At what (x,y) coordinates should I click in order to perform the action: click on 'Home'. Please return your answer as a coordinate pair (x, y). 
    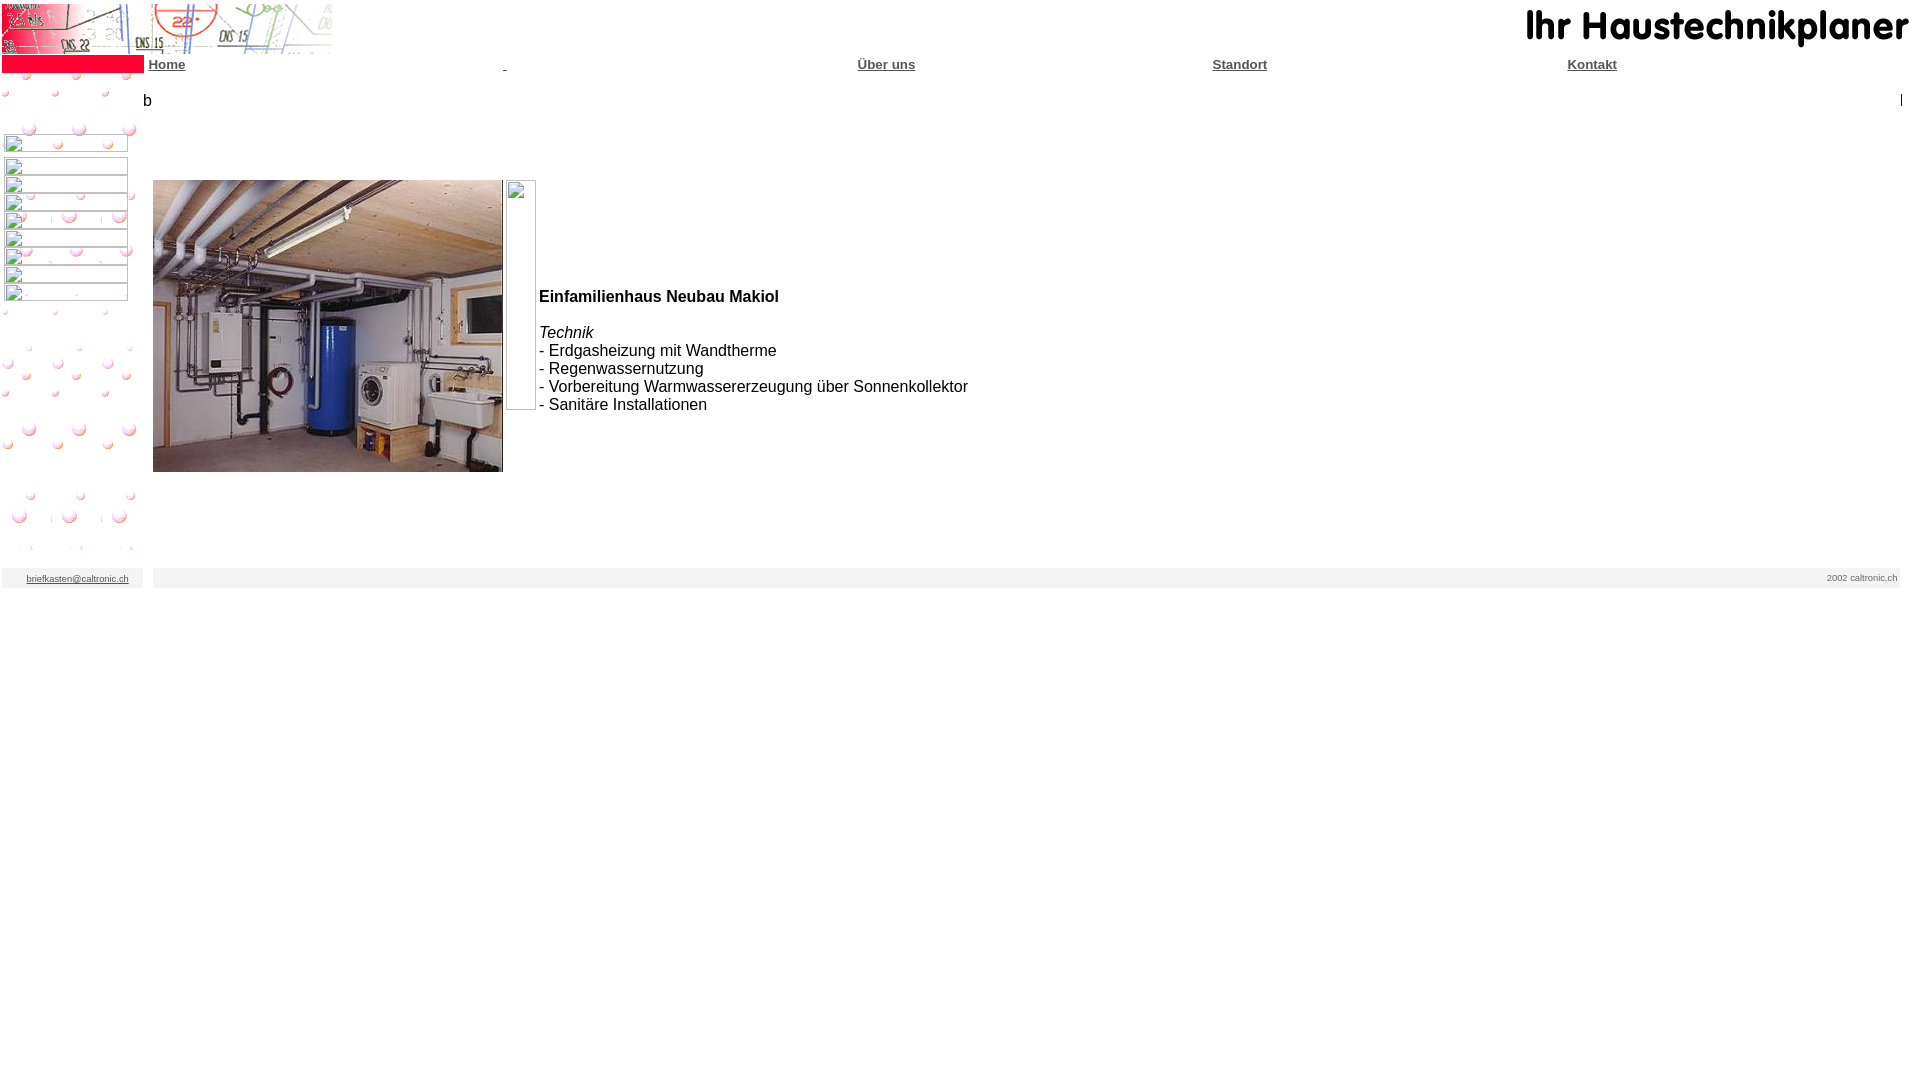
    Looking at the image, I should click on (166, 62).